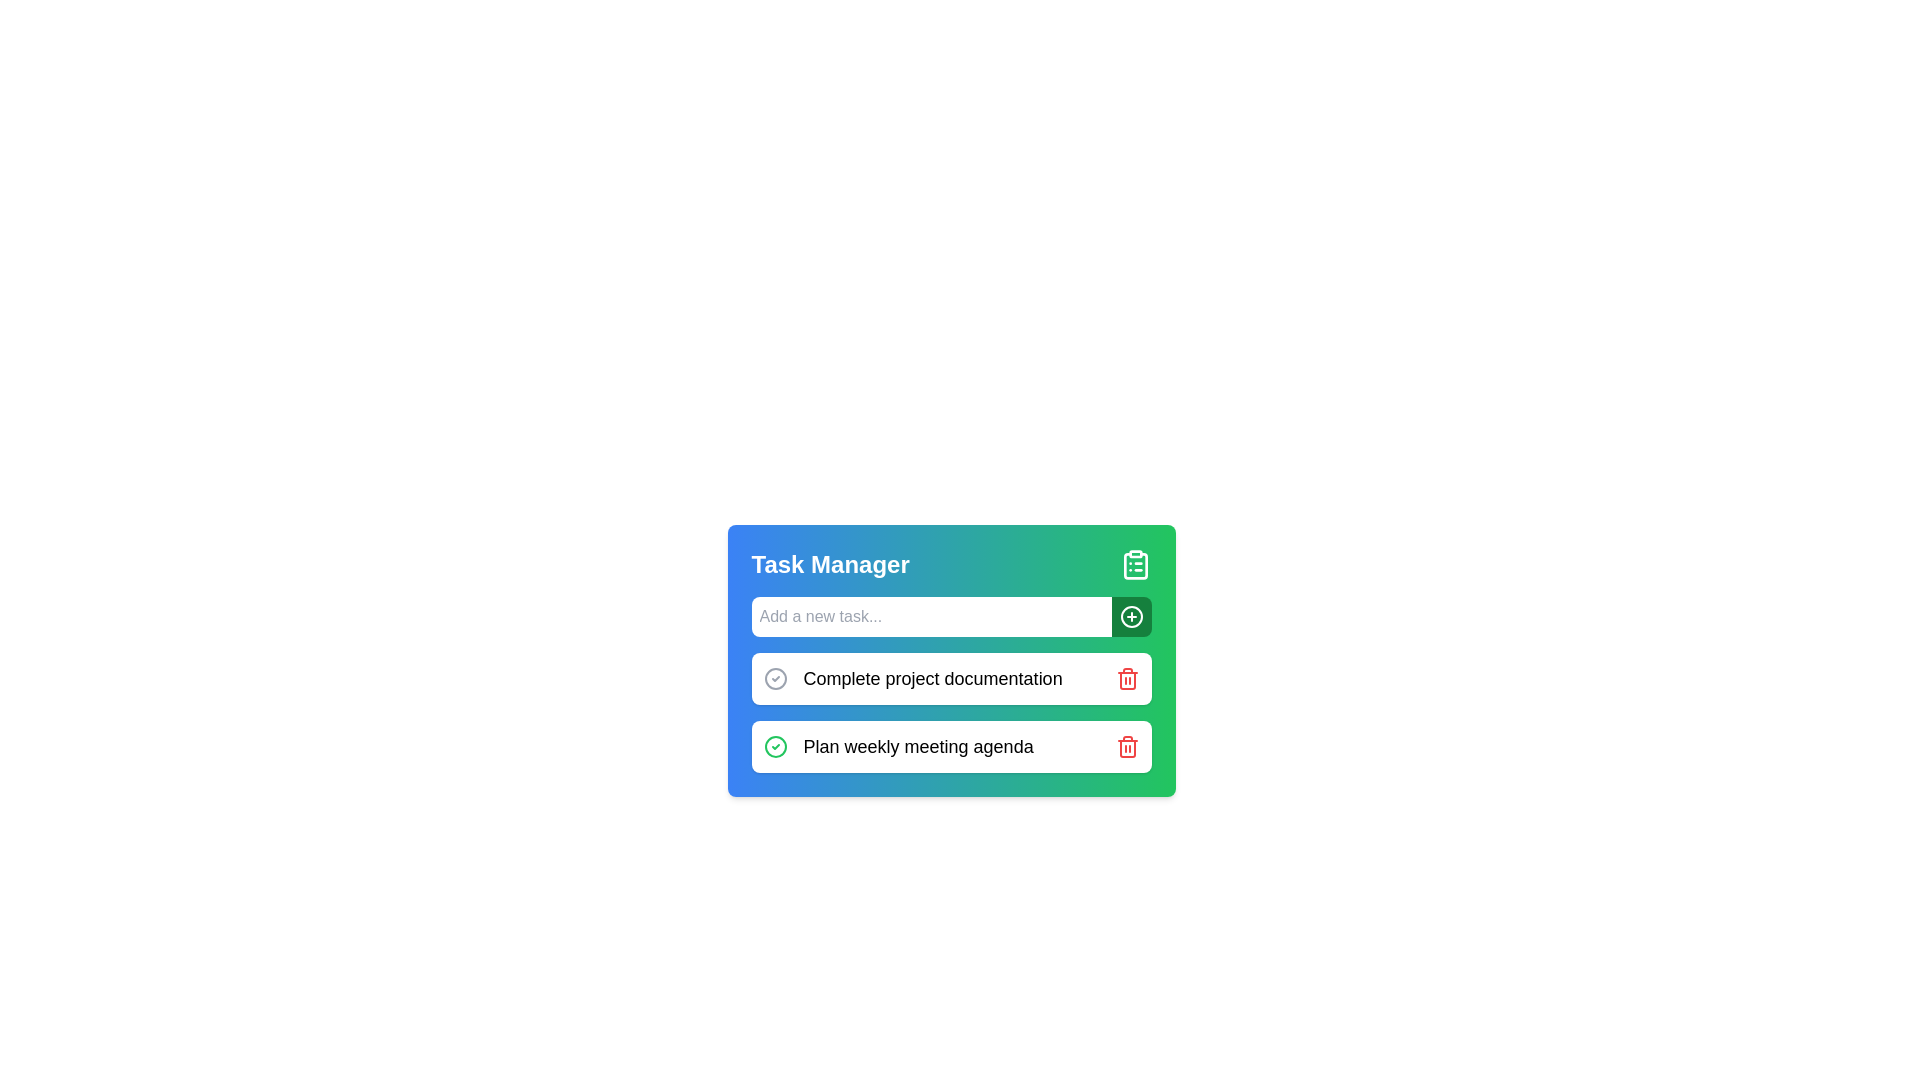 This screenshot has height=1080, width=1920. What do you see at coordinates (950, 677) in the screenshot?
I see `to select the first task item in the task management system located in the 'Task Manager' interface` at bounding box center [950, 677].